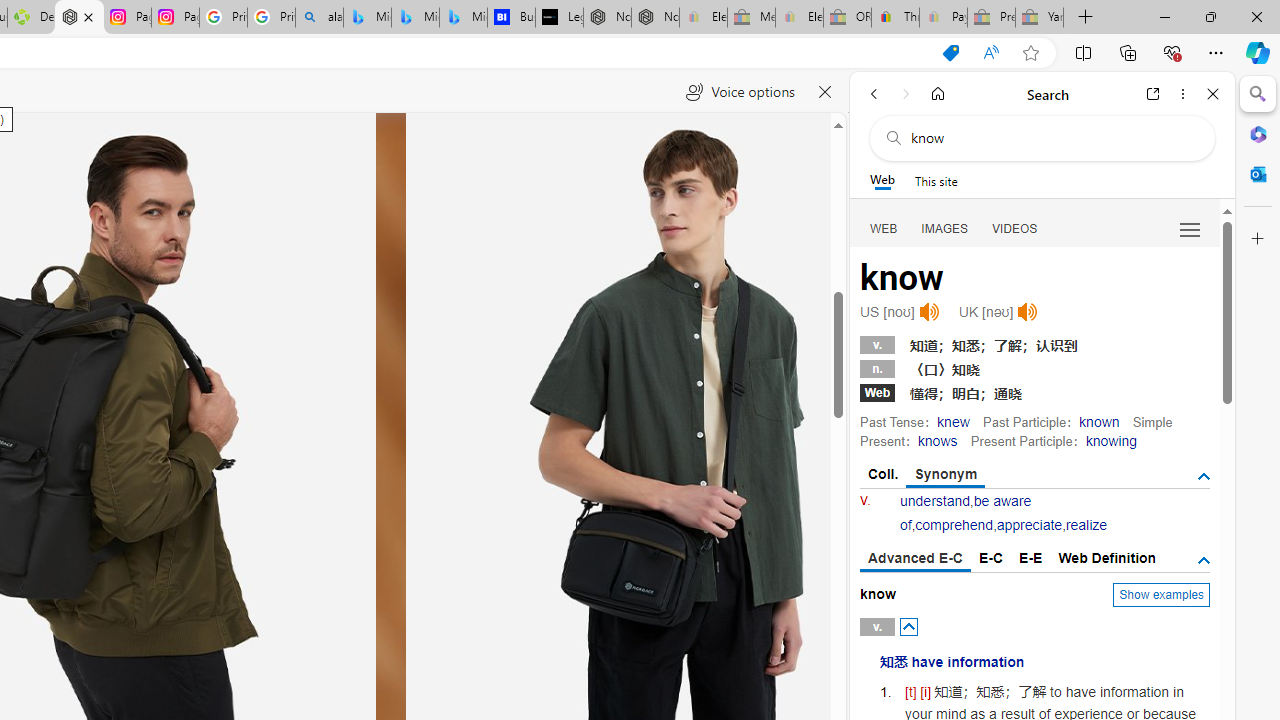 Image resolution: width=1280 pixels, height=720 pixels. What do you see at coordinates (1257, 133) in the screenshot?
I see `'Microsoft 365'` at bounding box center [1257, 133].